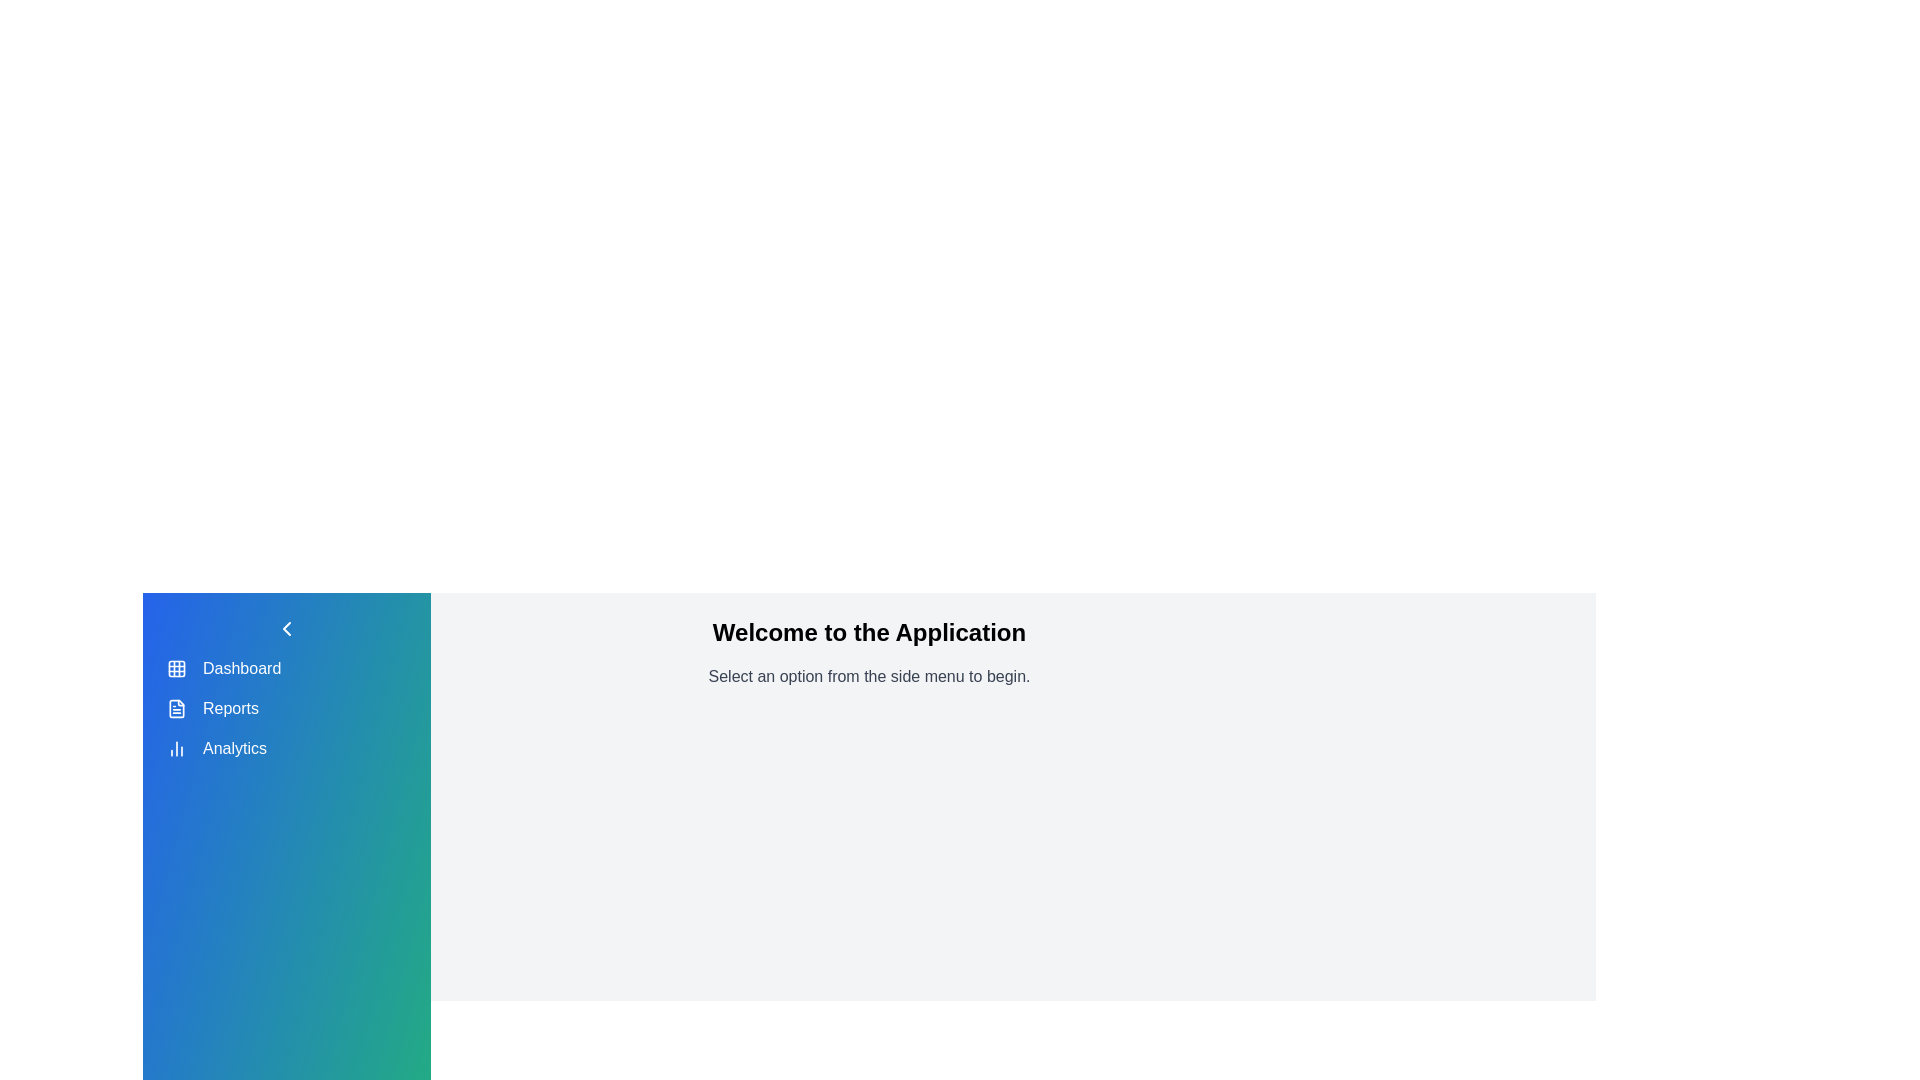 The image size is (1920, 1080). Describe the element at coordinates (177, 708) in the screenshot. I see `the sidebar item Reports` at that location.